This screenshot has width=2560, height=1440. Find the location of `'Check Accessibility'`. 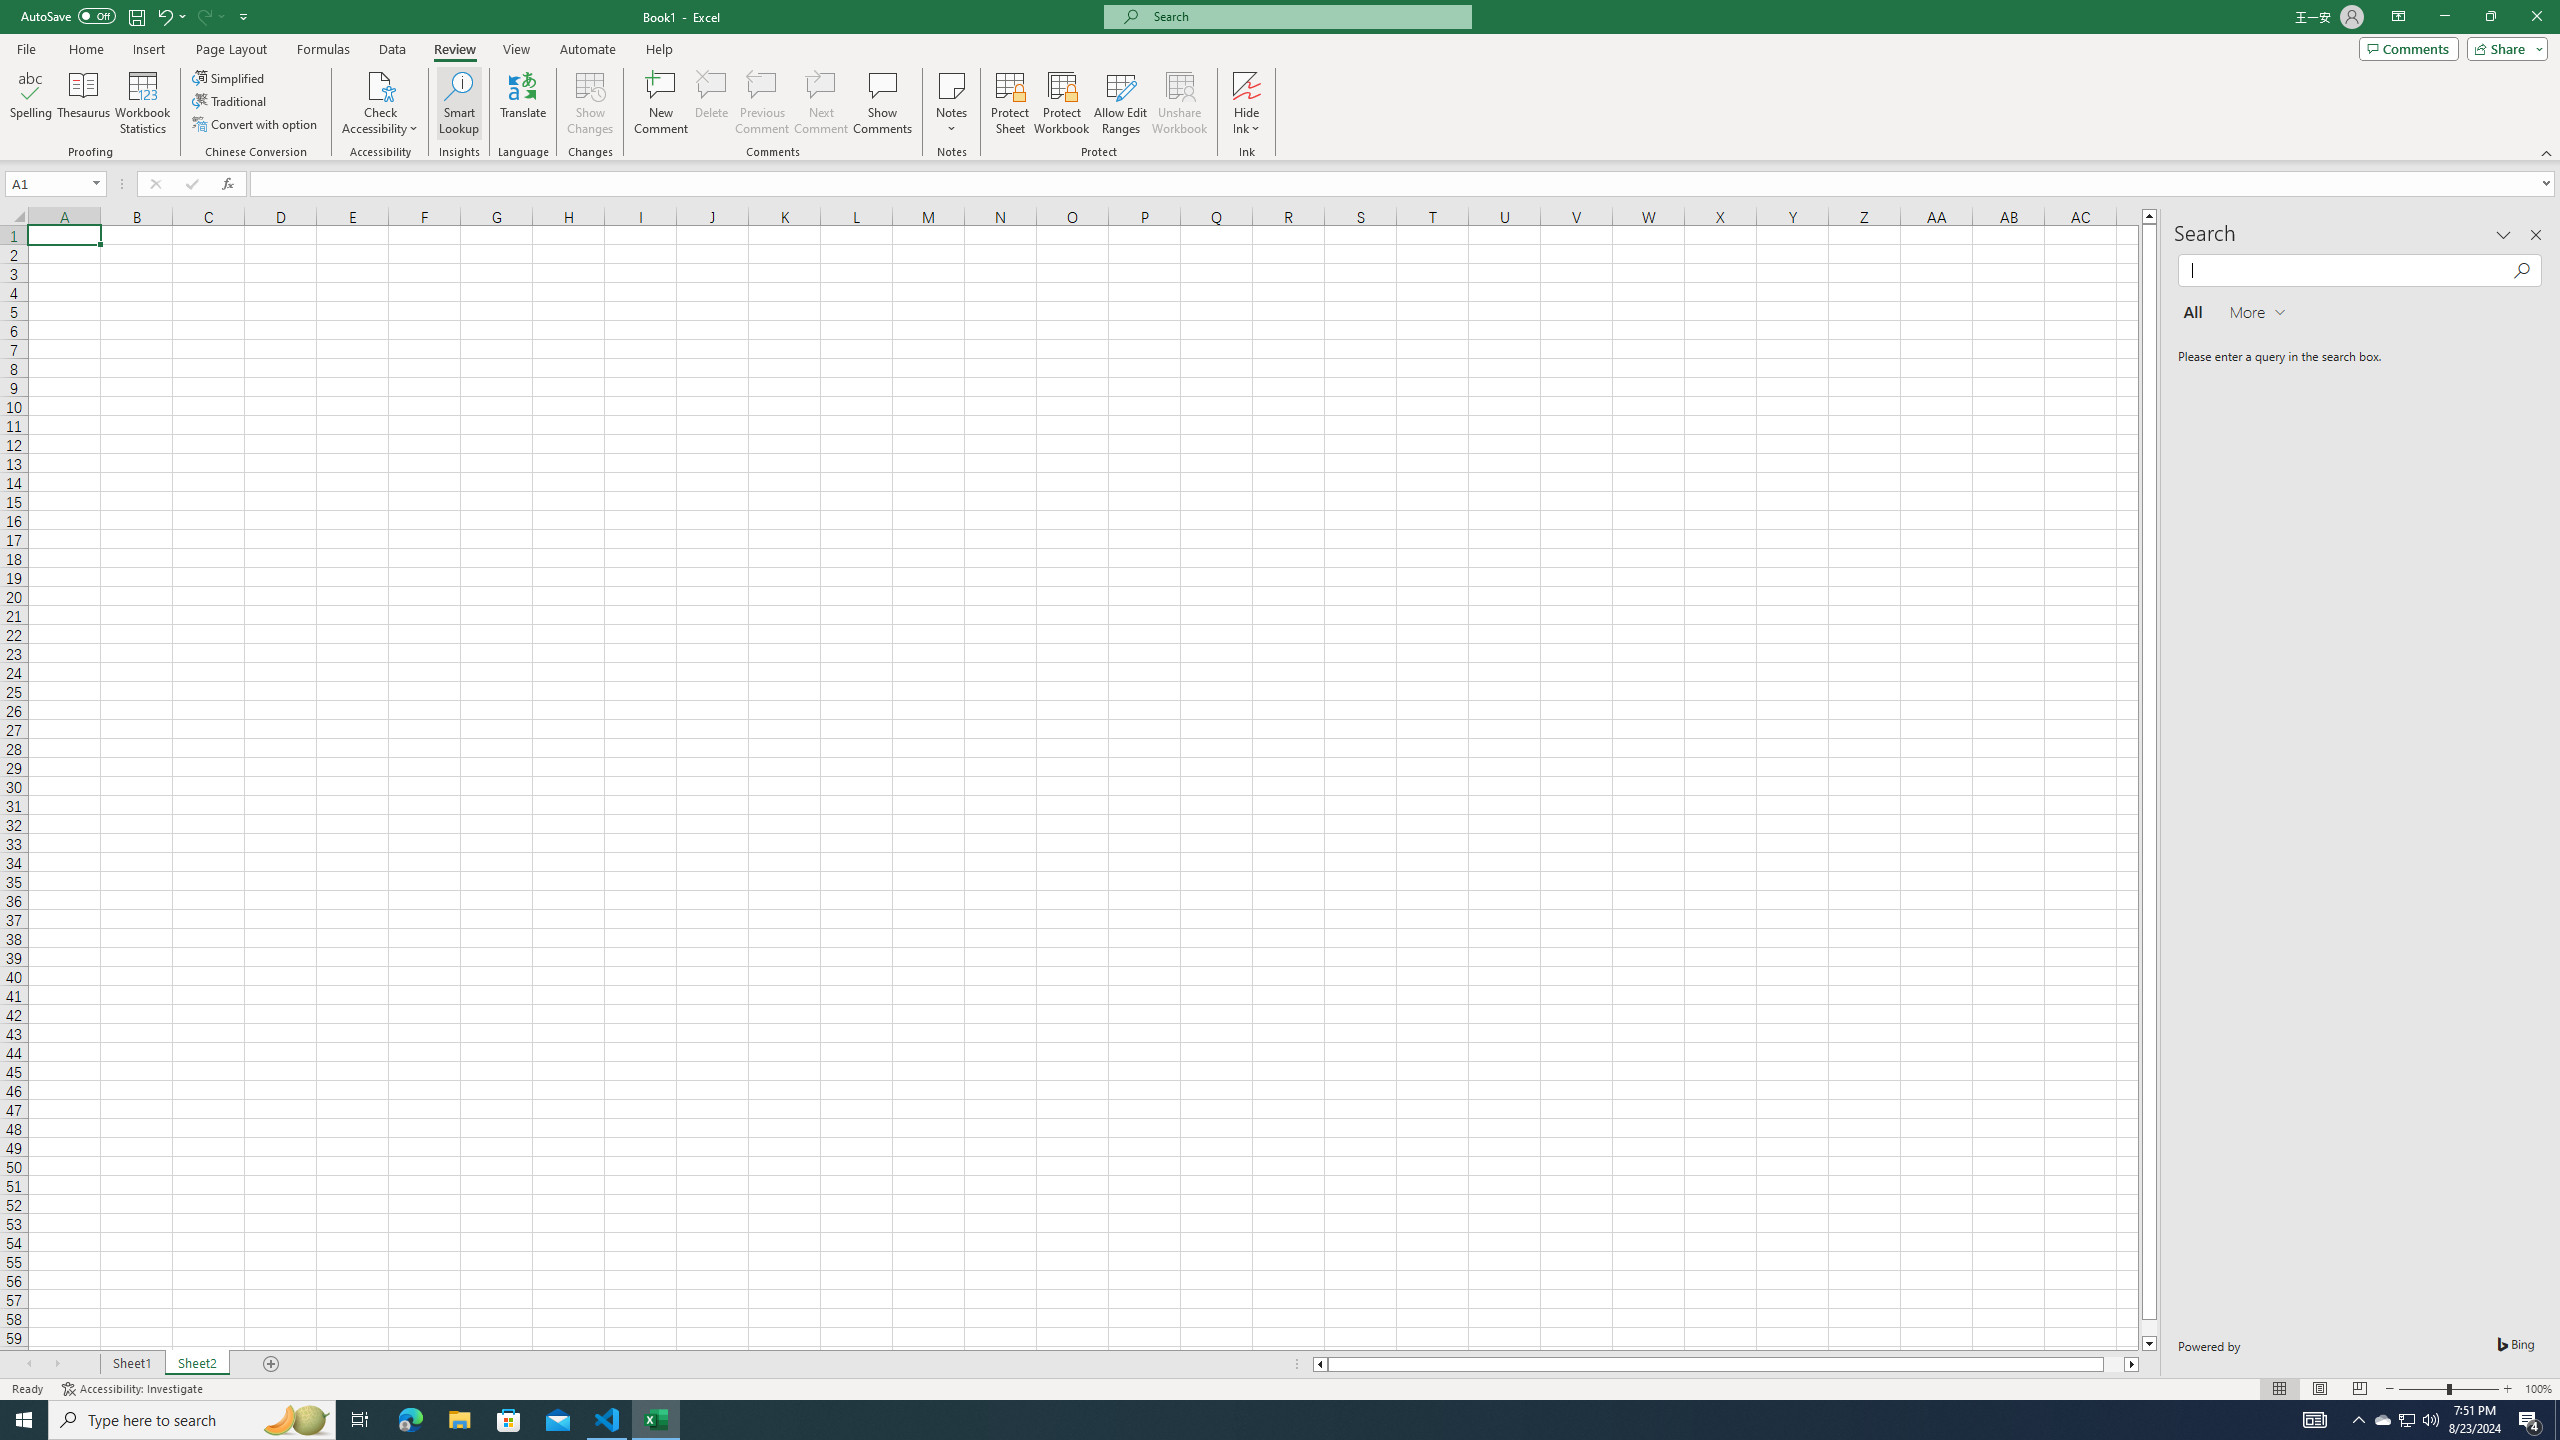

'Check Accessibility' is located at coordinates (379, 84).